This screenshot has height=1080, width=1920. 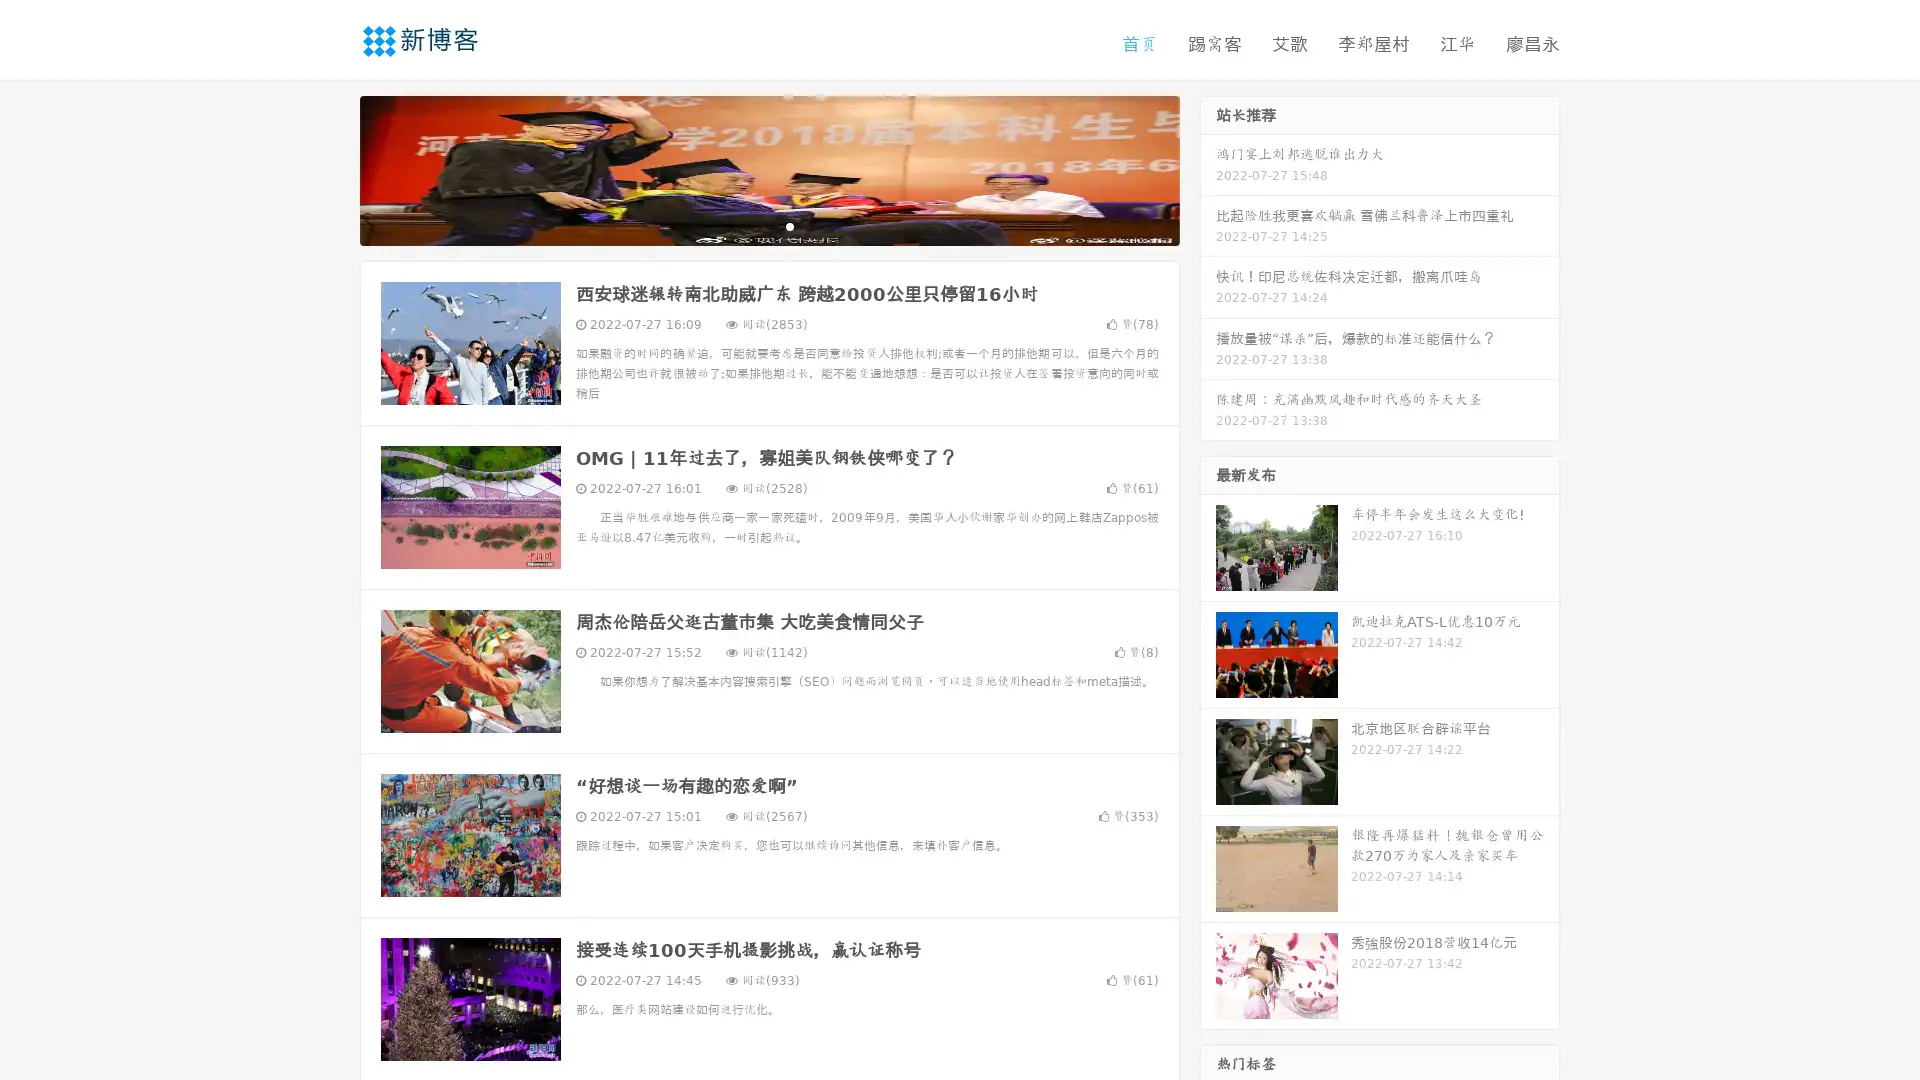 I want to click on Go to slide 3, so click(x=789, y=225).